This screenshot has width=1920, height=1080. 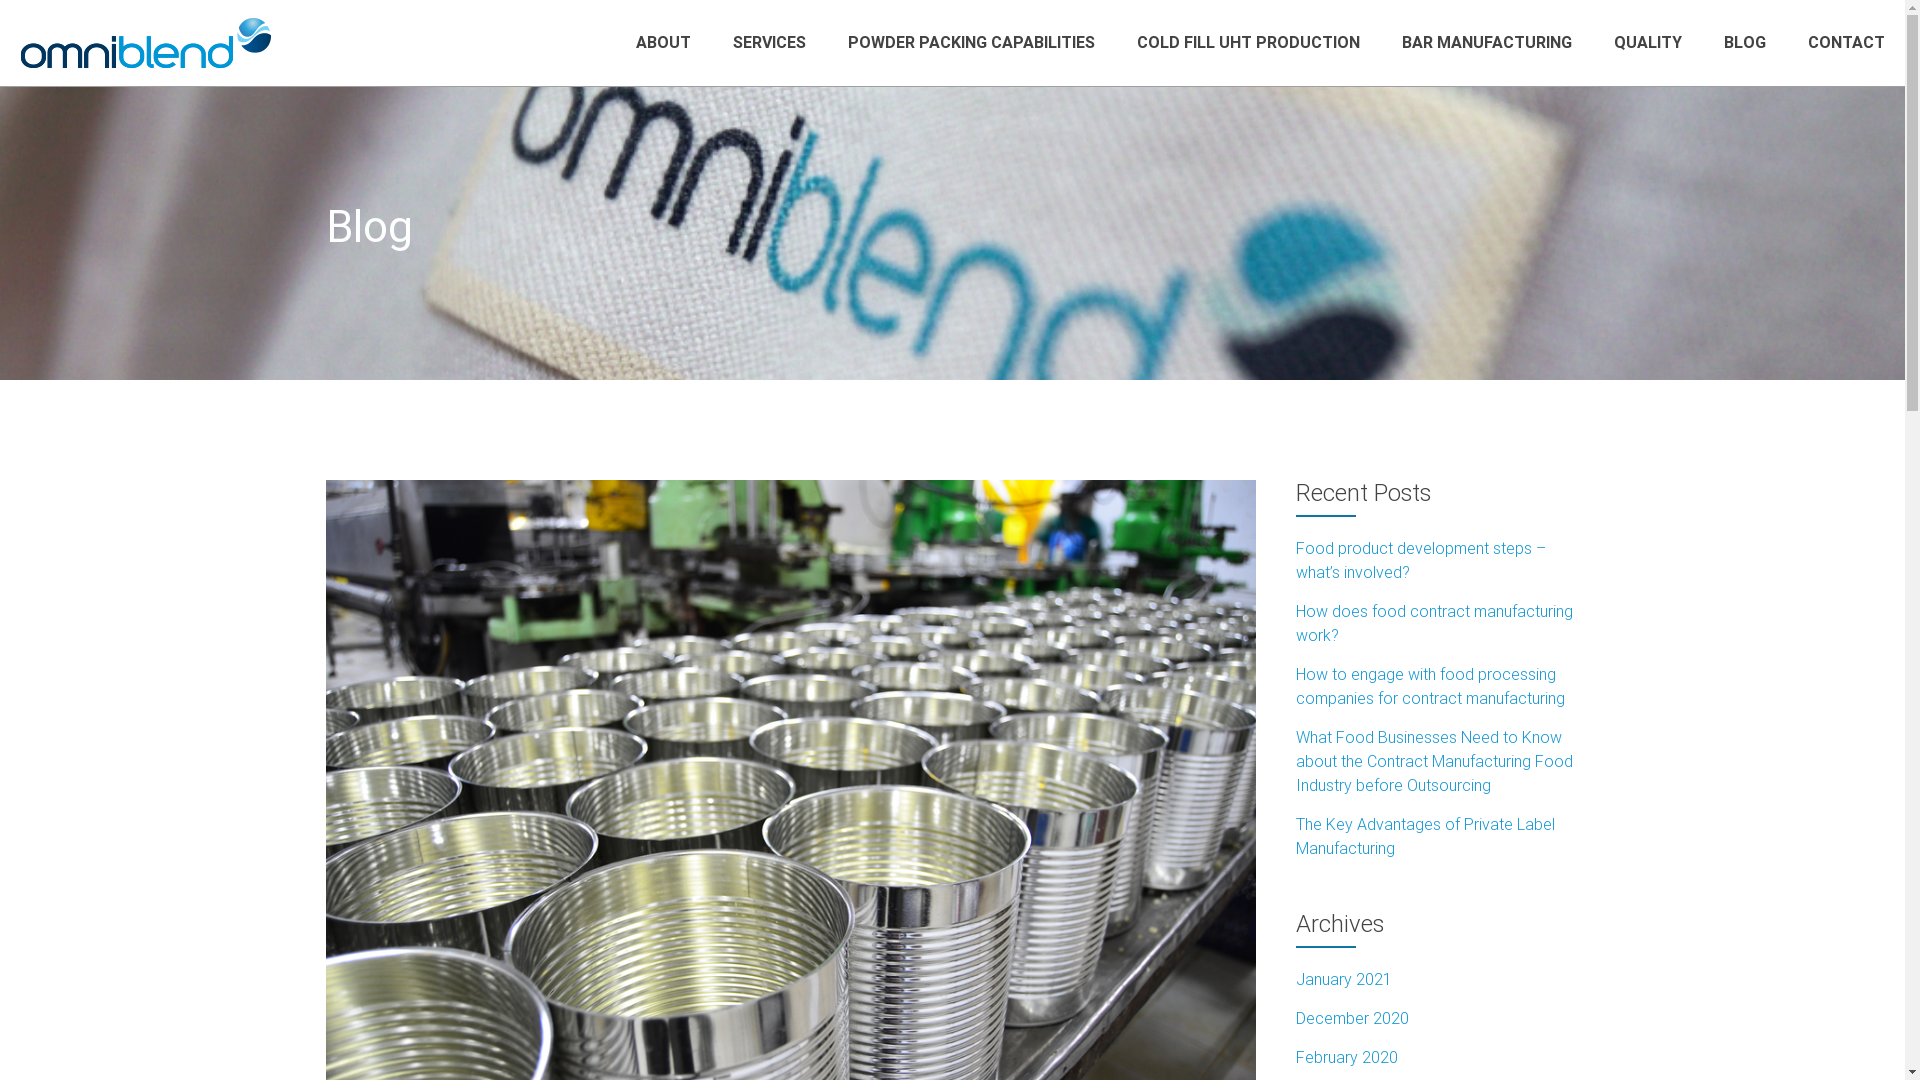 What do you see at coordinates (848, 42) in the screenshot?
I see `'POWDER PACKING CAPABILITIES'` at bounding box center [848, 42].